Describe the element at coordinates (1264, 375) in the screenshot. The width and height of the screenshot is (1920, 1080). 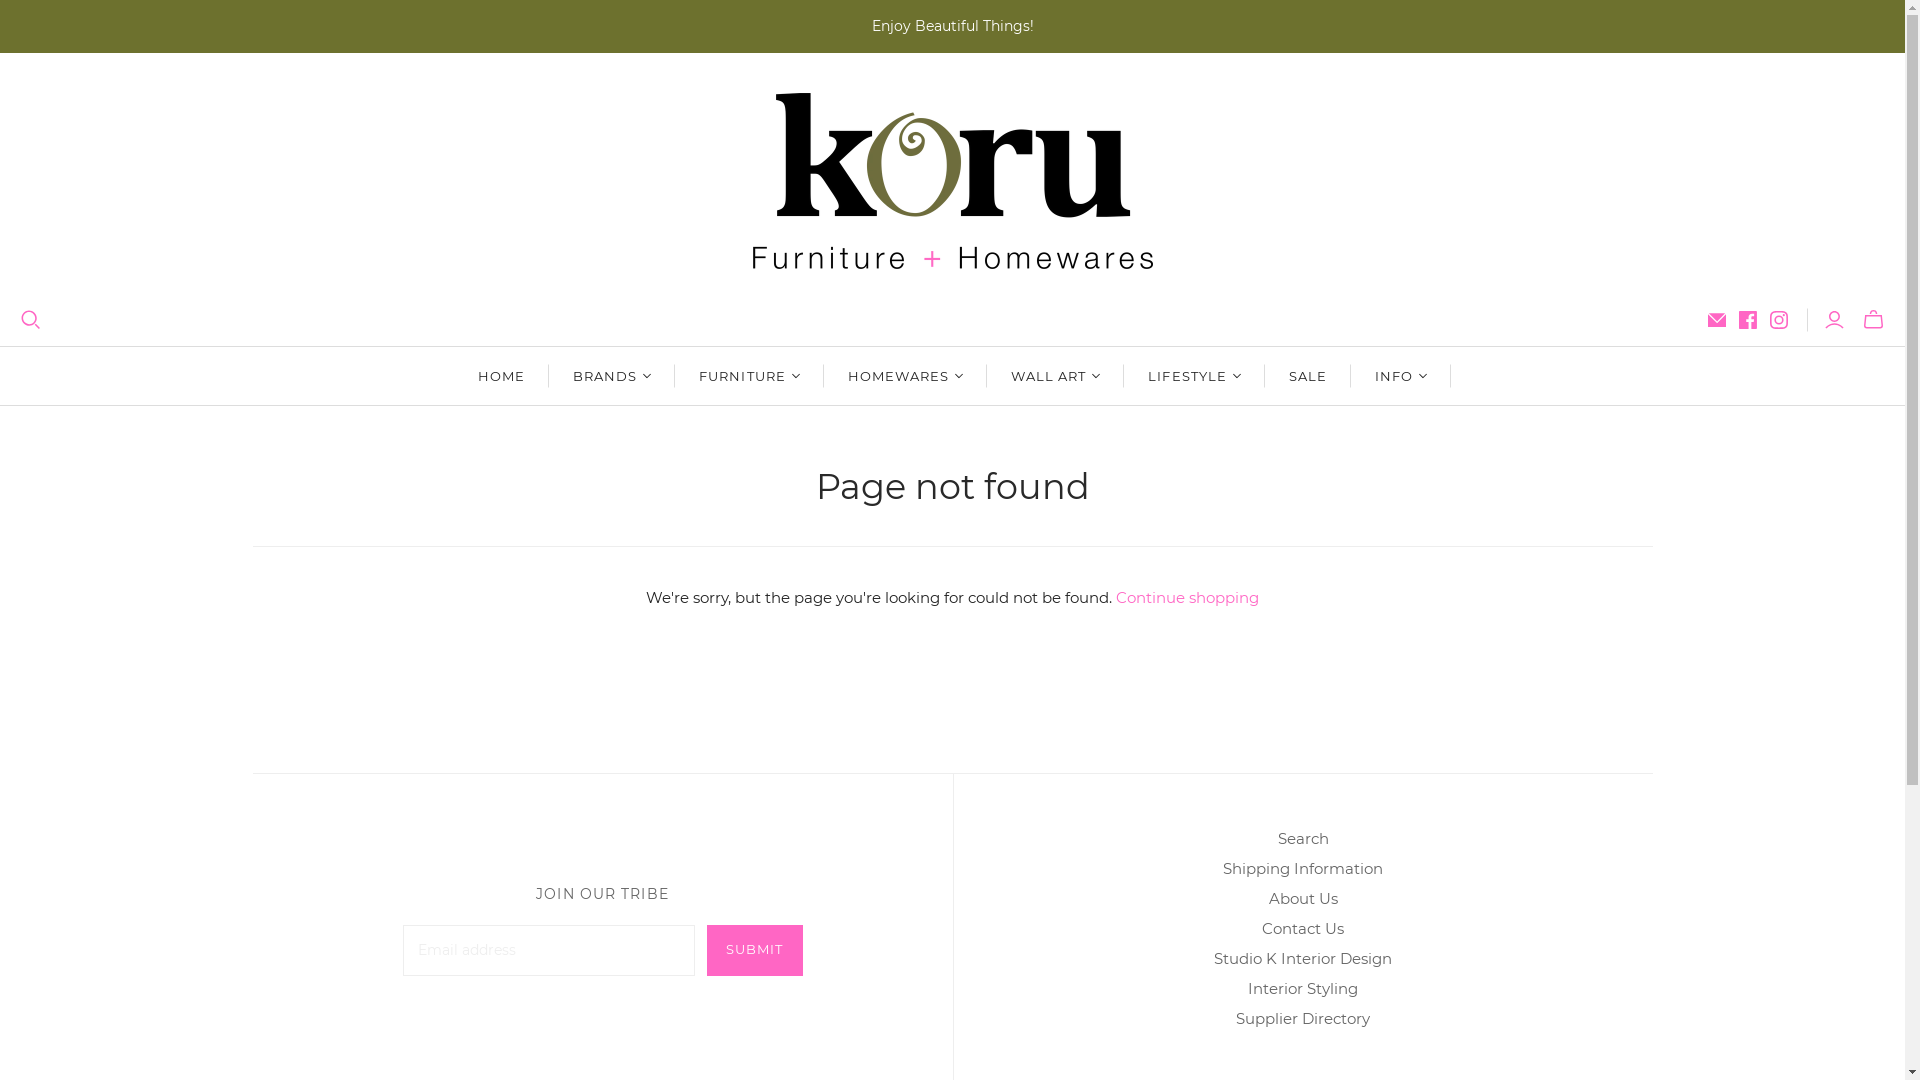
I see `'SALE'` at that location.